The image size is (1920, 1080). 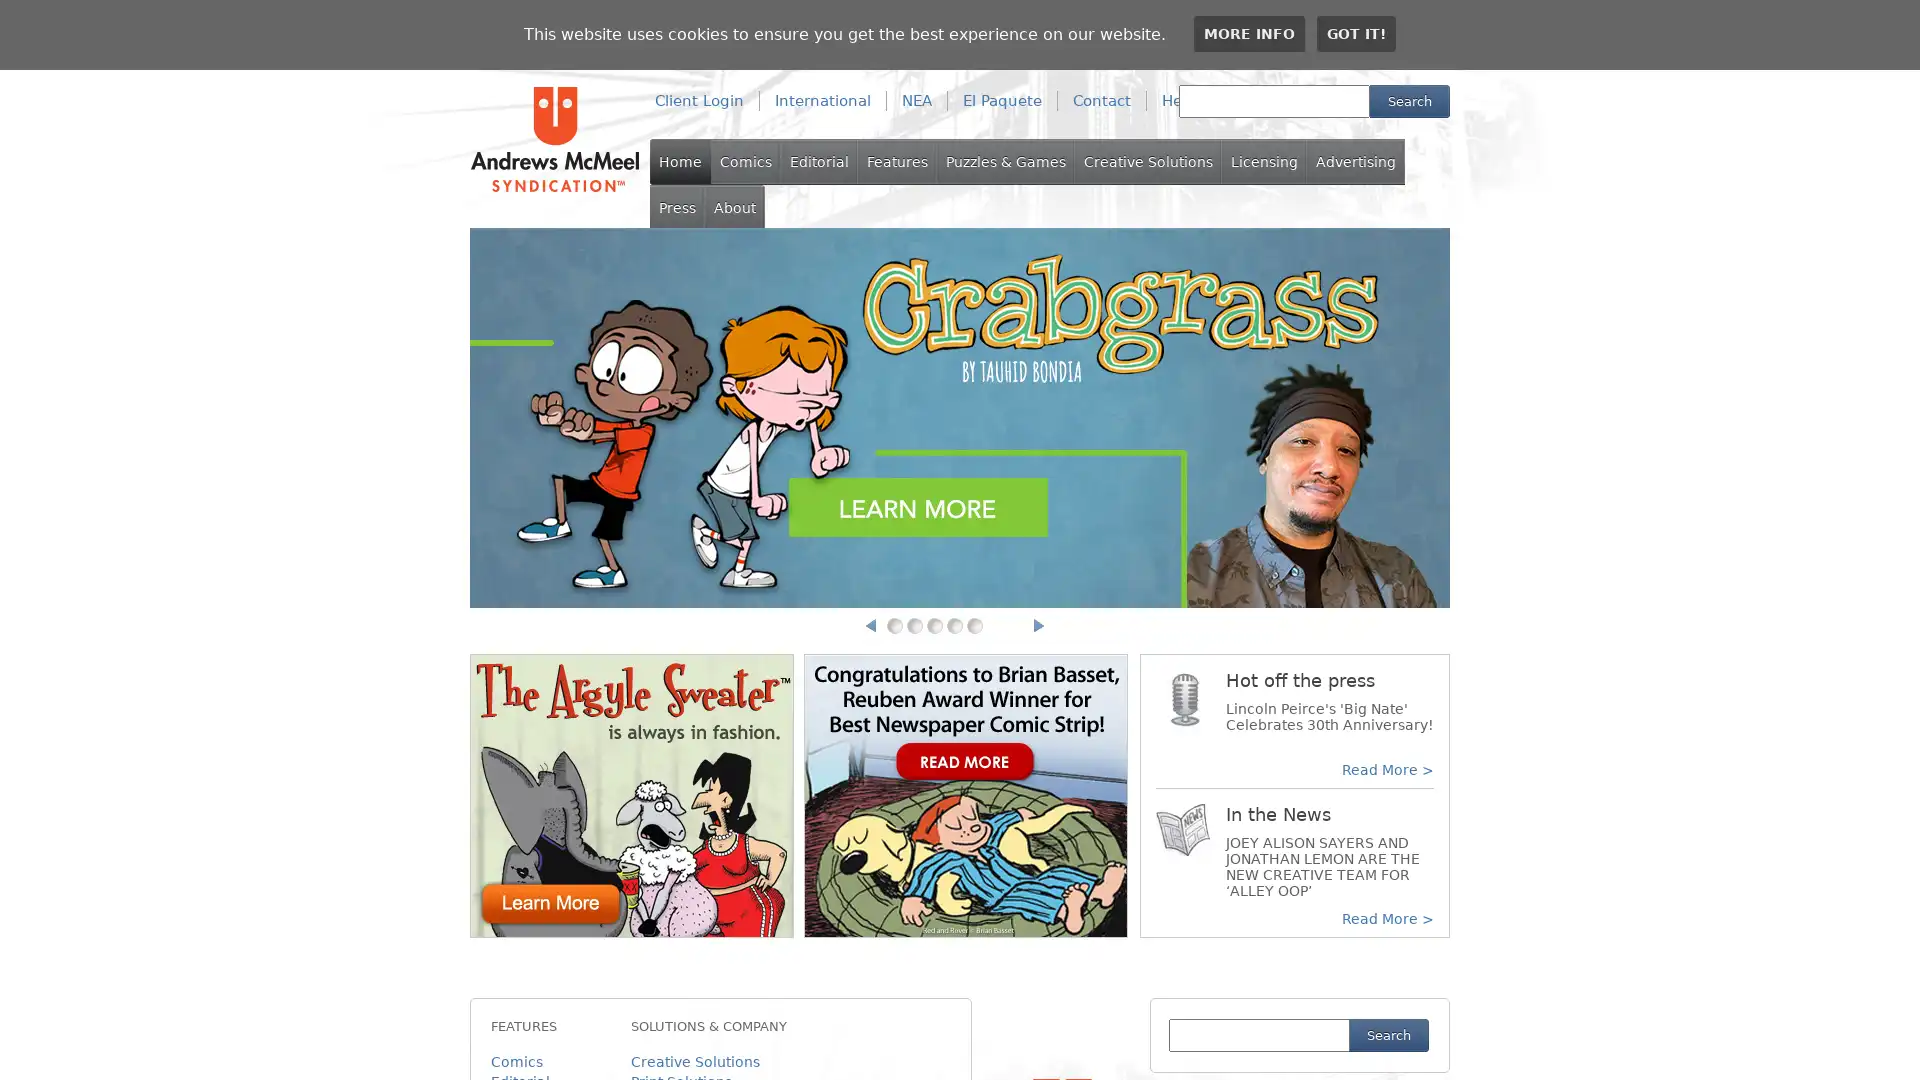 I want to click on Search, so click(x=1387, y=1035).